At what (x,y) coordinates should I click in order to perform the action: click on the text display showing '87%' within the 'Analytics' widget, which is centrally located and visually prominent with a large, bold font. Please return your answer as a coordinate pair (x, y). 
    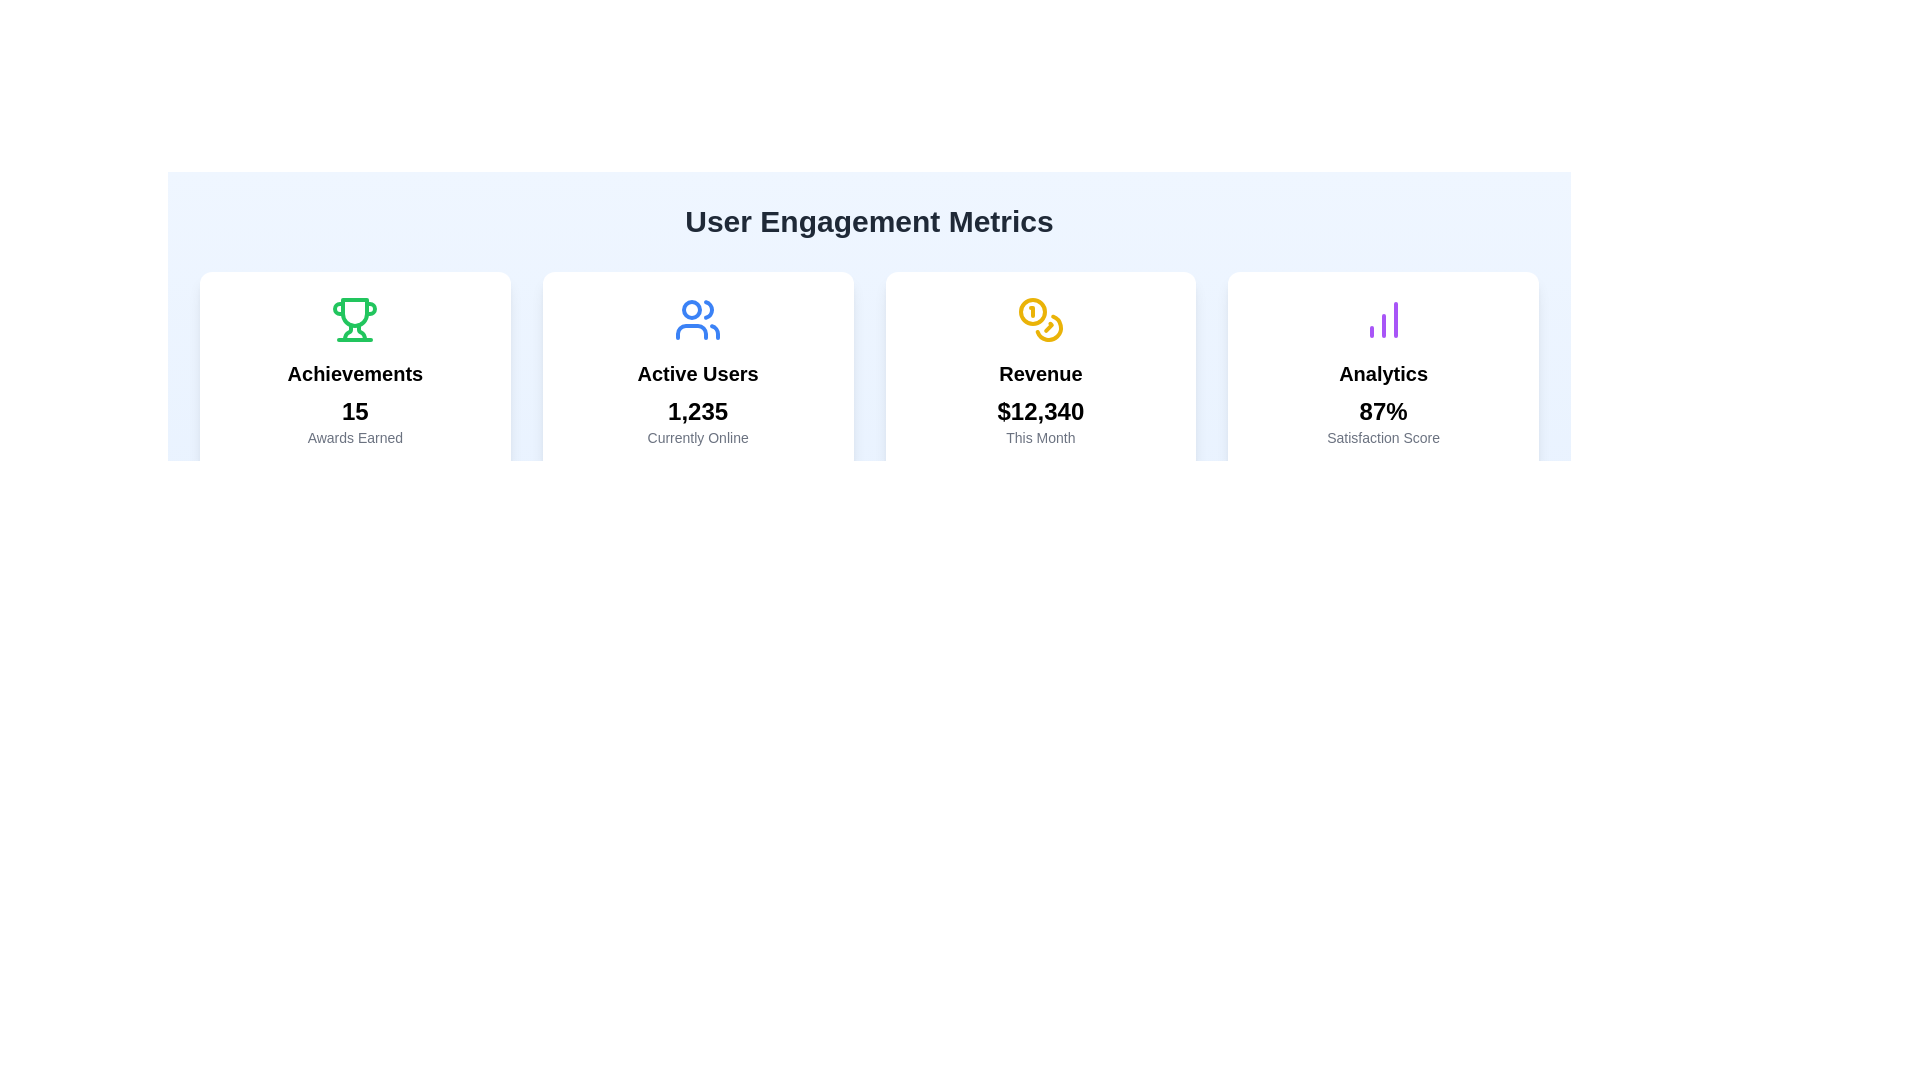
    Looking at the image, I should click on (1382, 411).